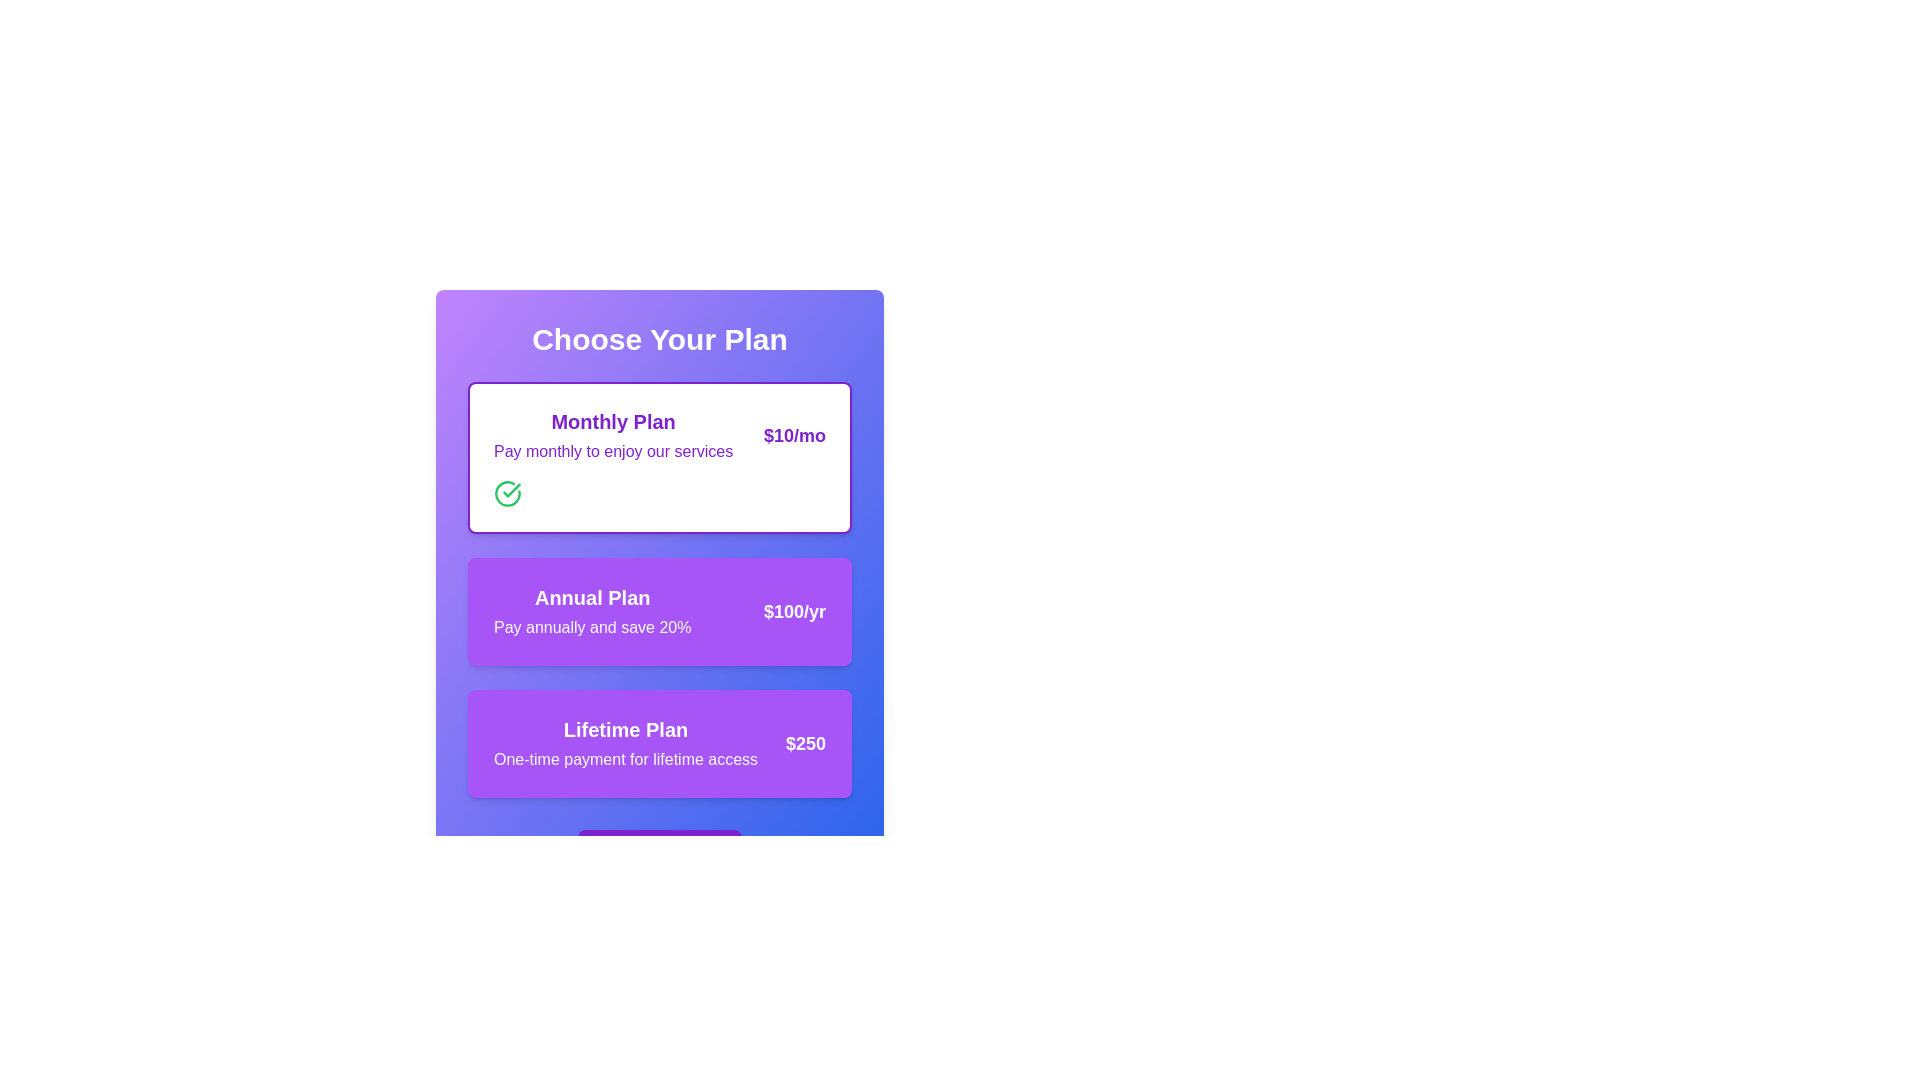 The image size is (1920, 1080). I want to click on text label that says 'Pay monthly to enjoy our services', which is styled in a medium-sized purple font and located beneath the 'Monthly Plan' title, so click(612, 451).